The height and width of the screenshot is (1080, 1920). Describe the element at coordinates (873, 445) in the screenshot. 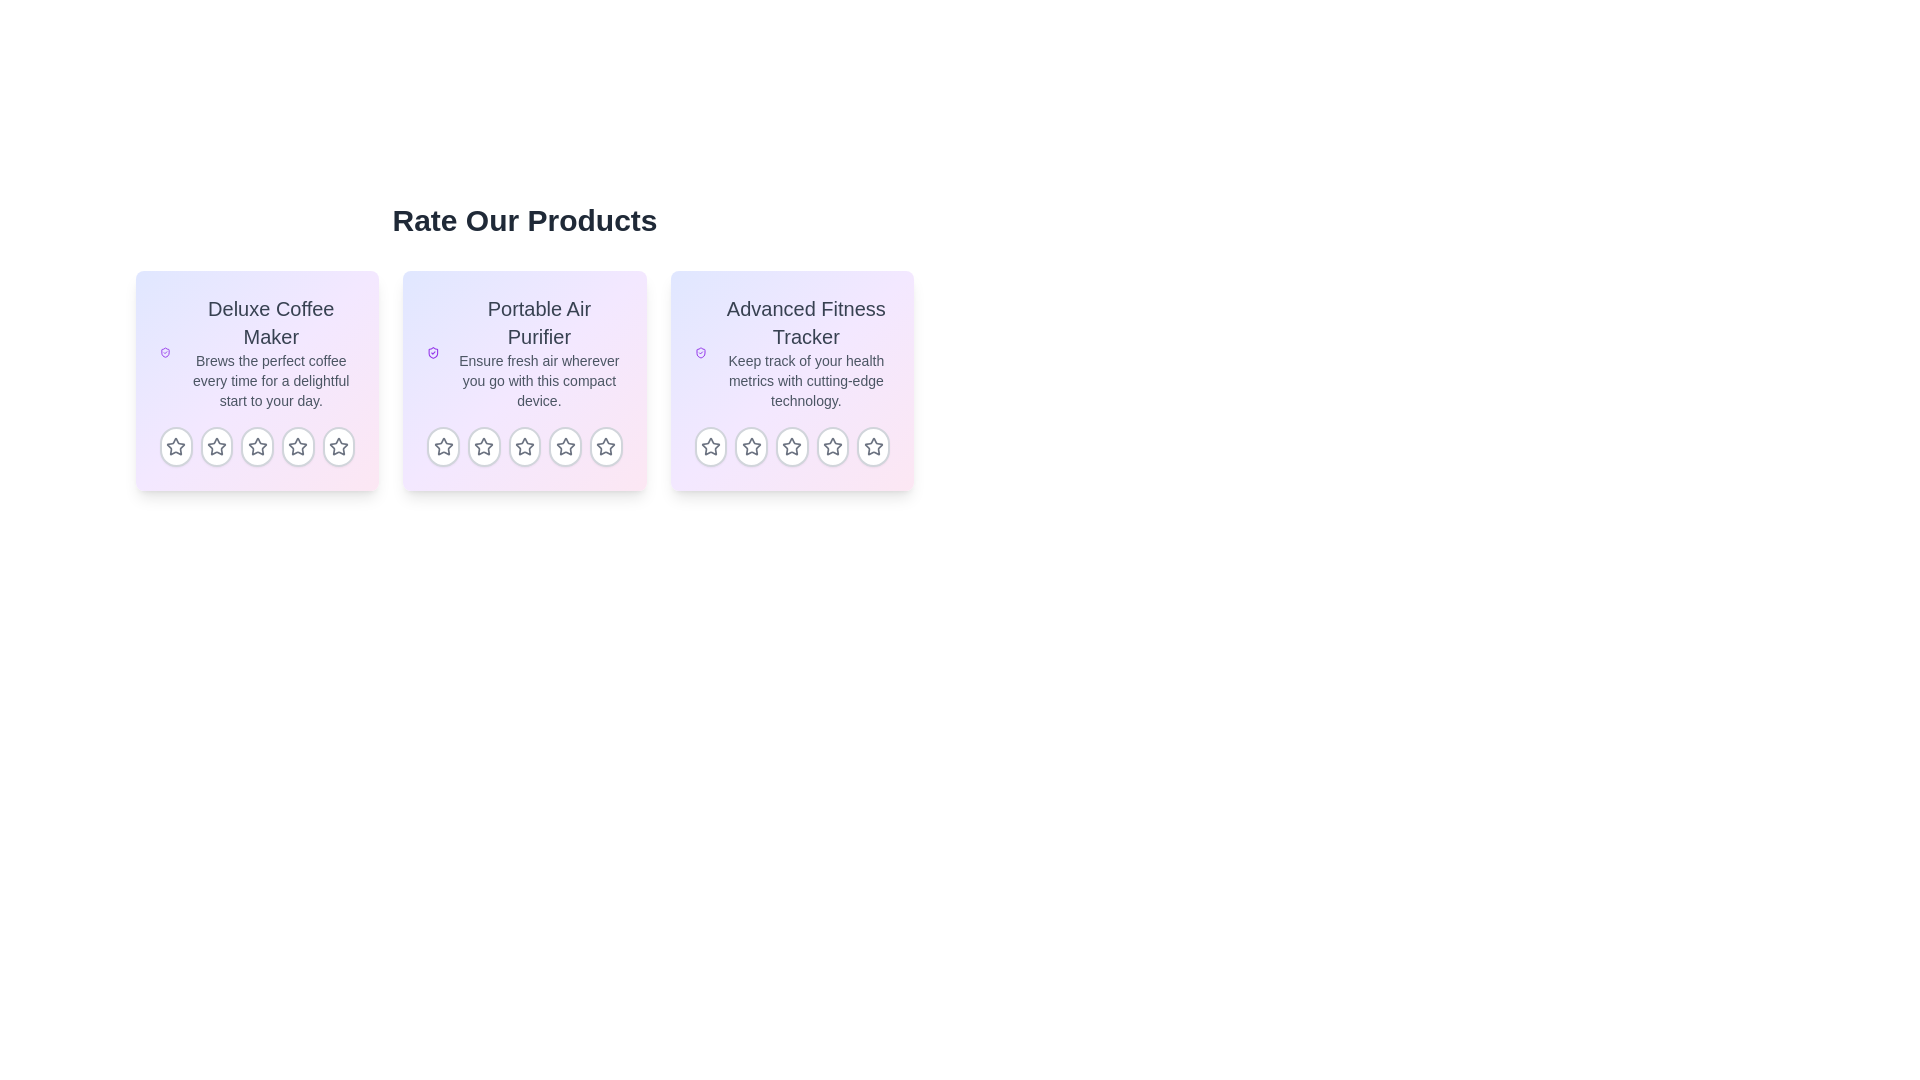

I see `the fifth star in the horizontal set of five rating stars located at the bottom of the card for 'Advanced Fitness Tracker'` at that location.